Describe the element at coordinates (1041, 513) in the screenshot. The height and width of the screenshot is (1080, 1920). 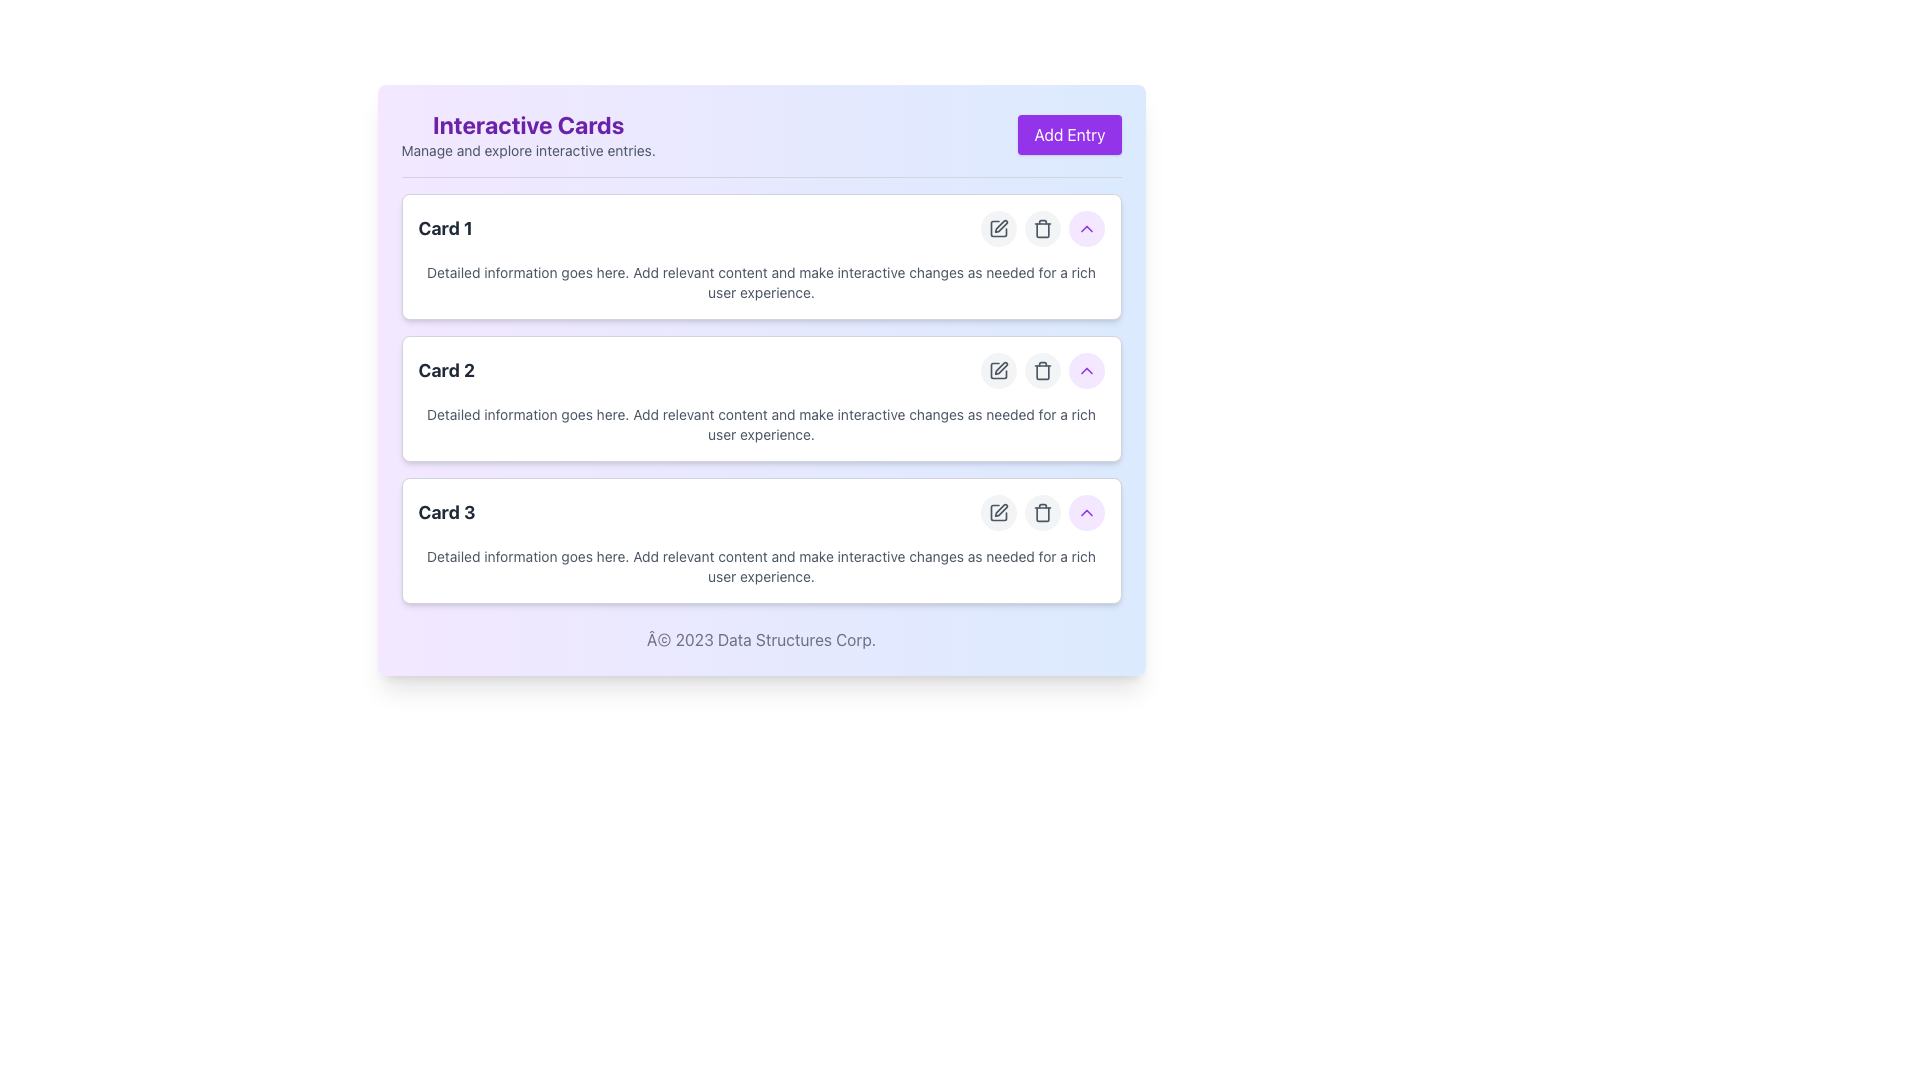
I see `the trash can icon button located to the right of the 'Card 3' entry in the vertical list of cards` at that location.